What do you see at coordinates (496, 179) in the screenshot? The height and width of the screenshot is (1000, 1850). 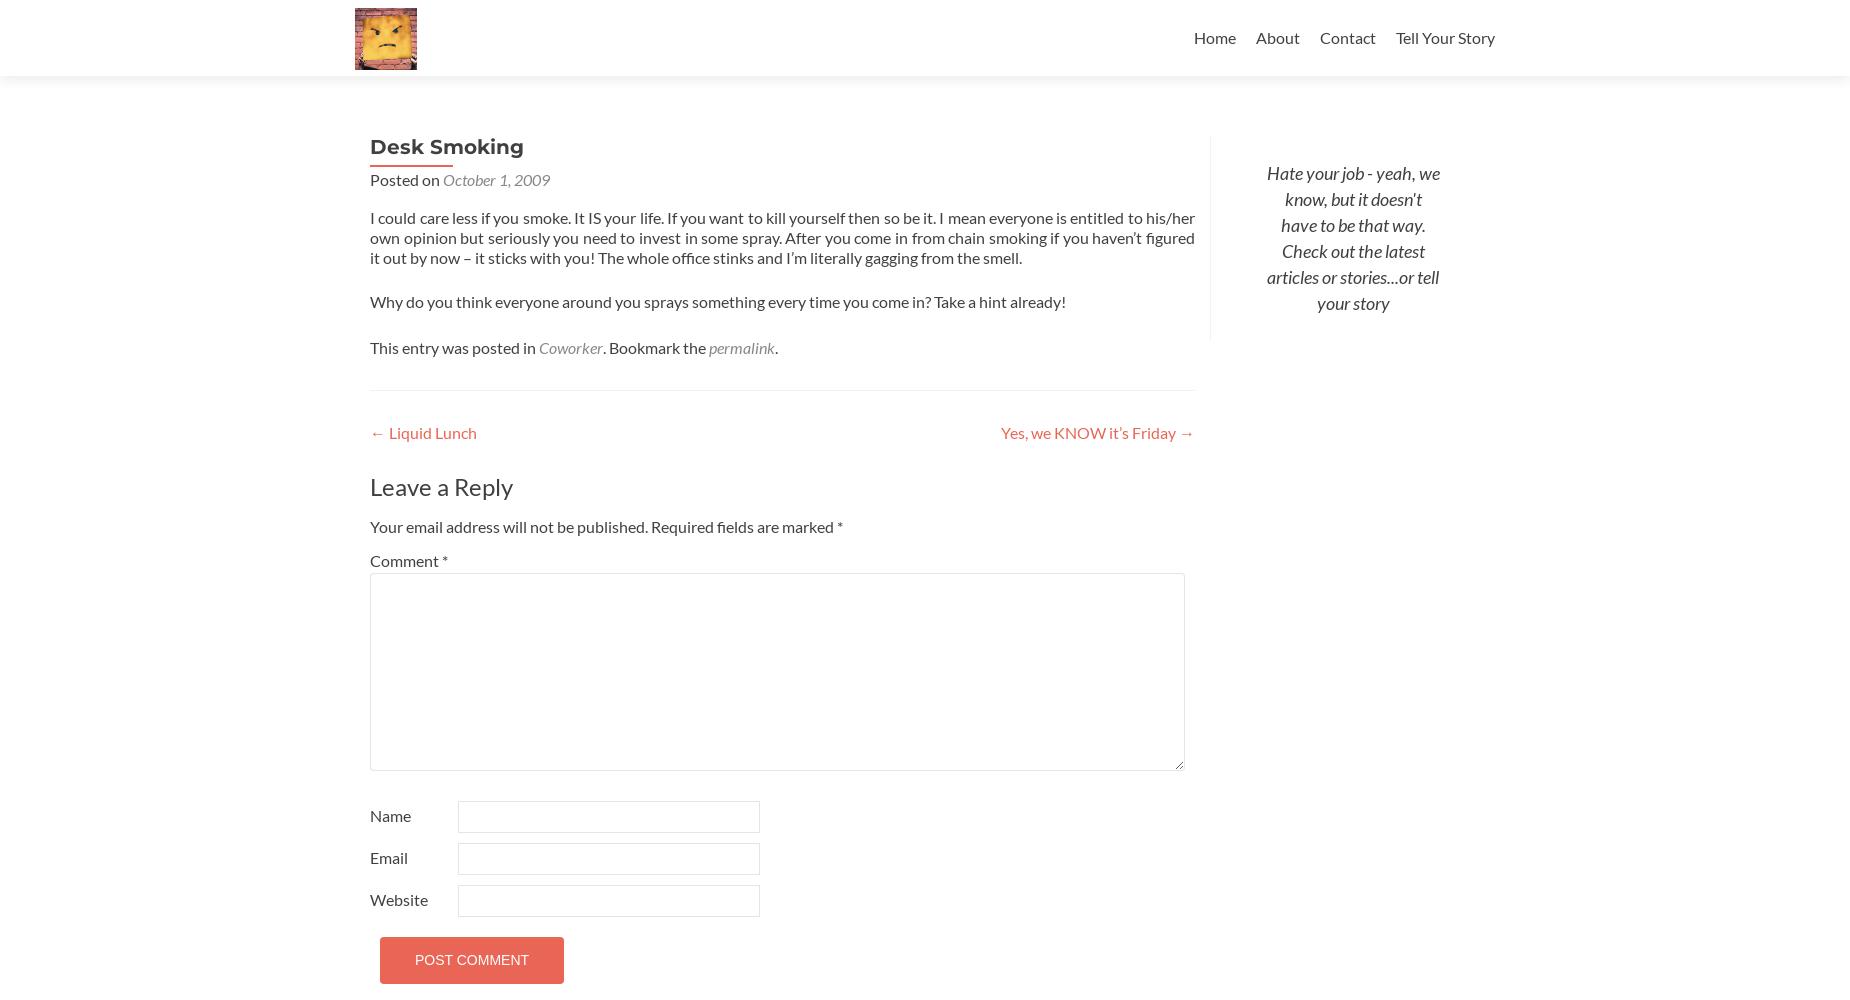 I see `'October 1, 2009'` at bounding box center [496, 179].